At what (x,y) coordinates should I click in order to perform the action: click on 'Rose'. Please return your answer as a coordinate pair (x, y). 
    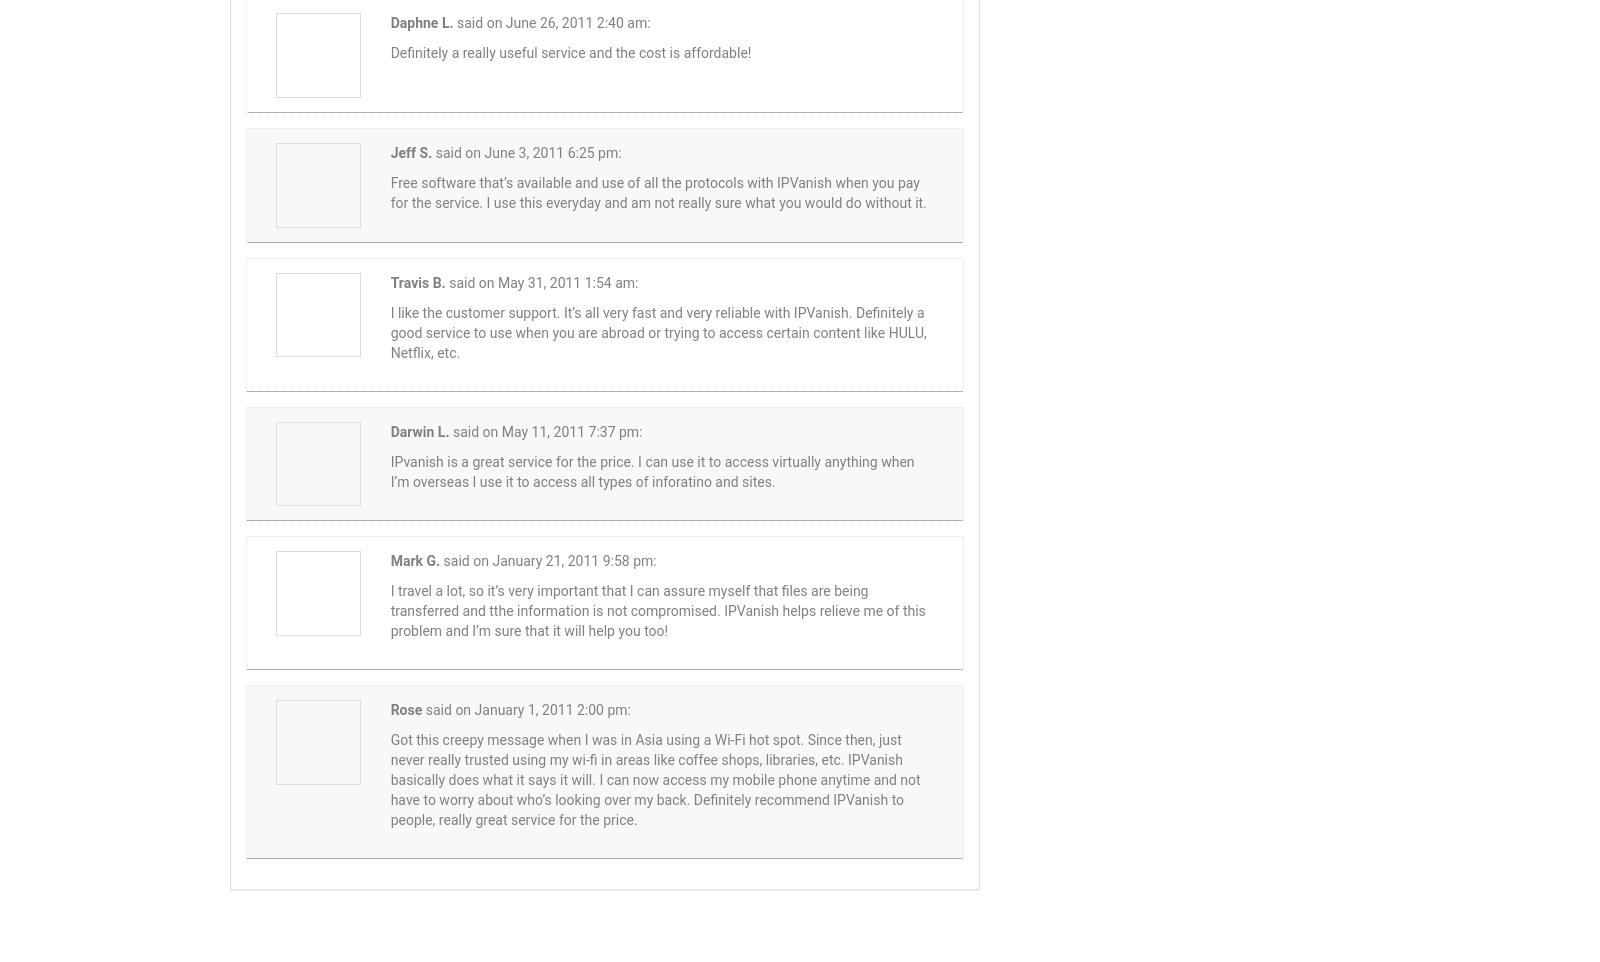
    Looking at the image, I should click on (404, 708).